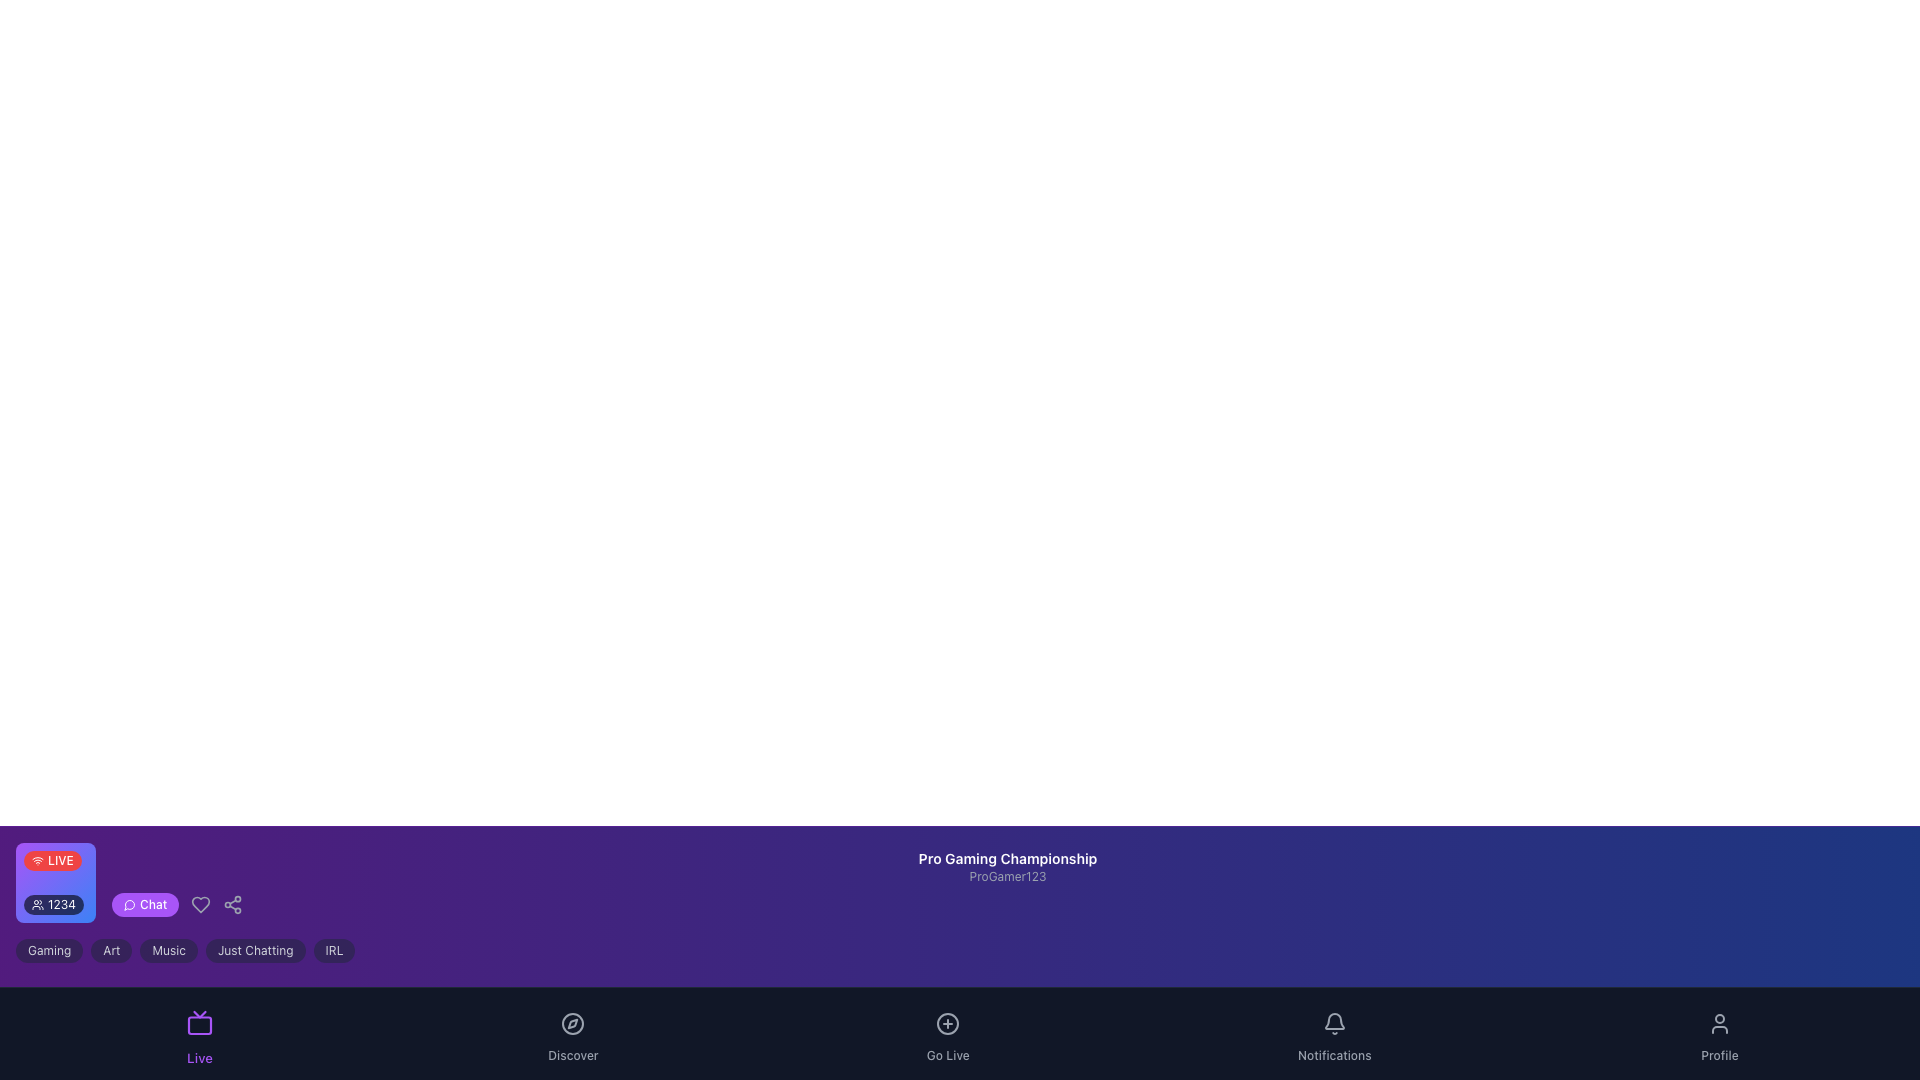 The height and width of the screenshot is (1080, 1920). I want to click on the static text element displaying 'ProGamer123' in gray font against a purple background, positioned below 'Pro Gaming Championship' and above 'Chat', so click(1008, 875).